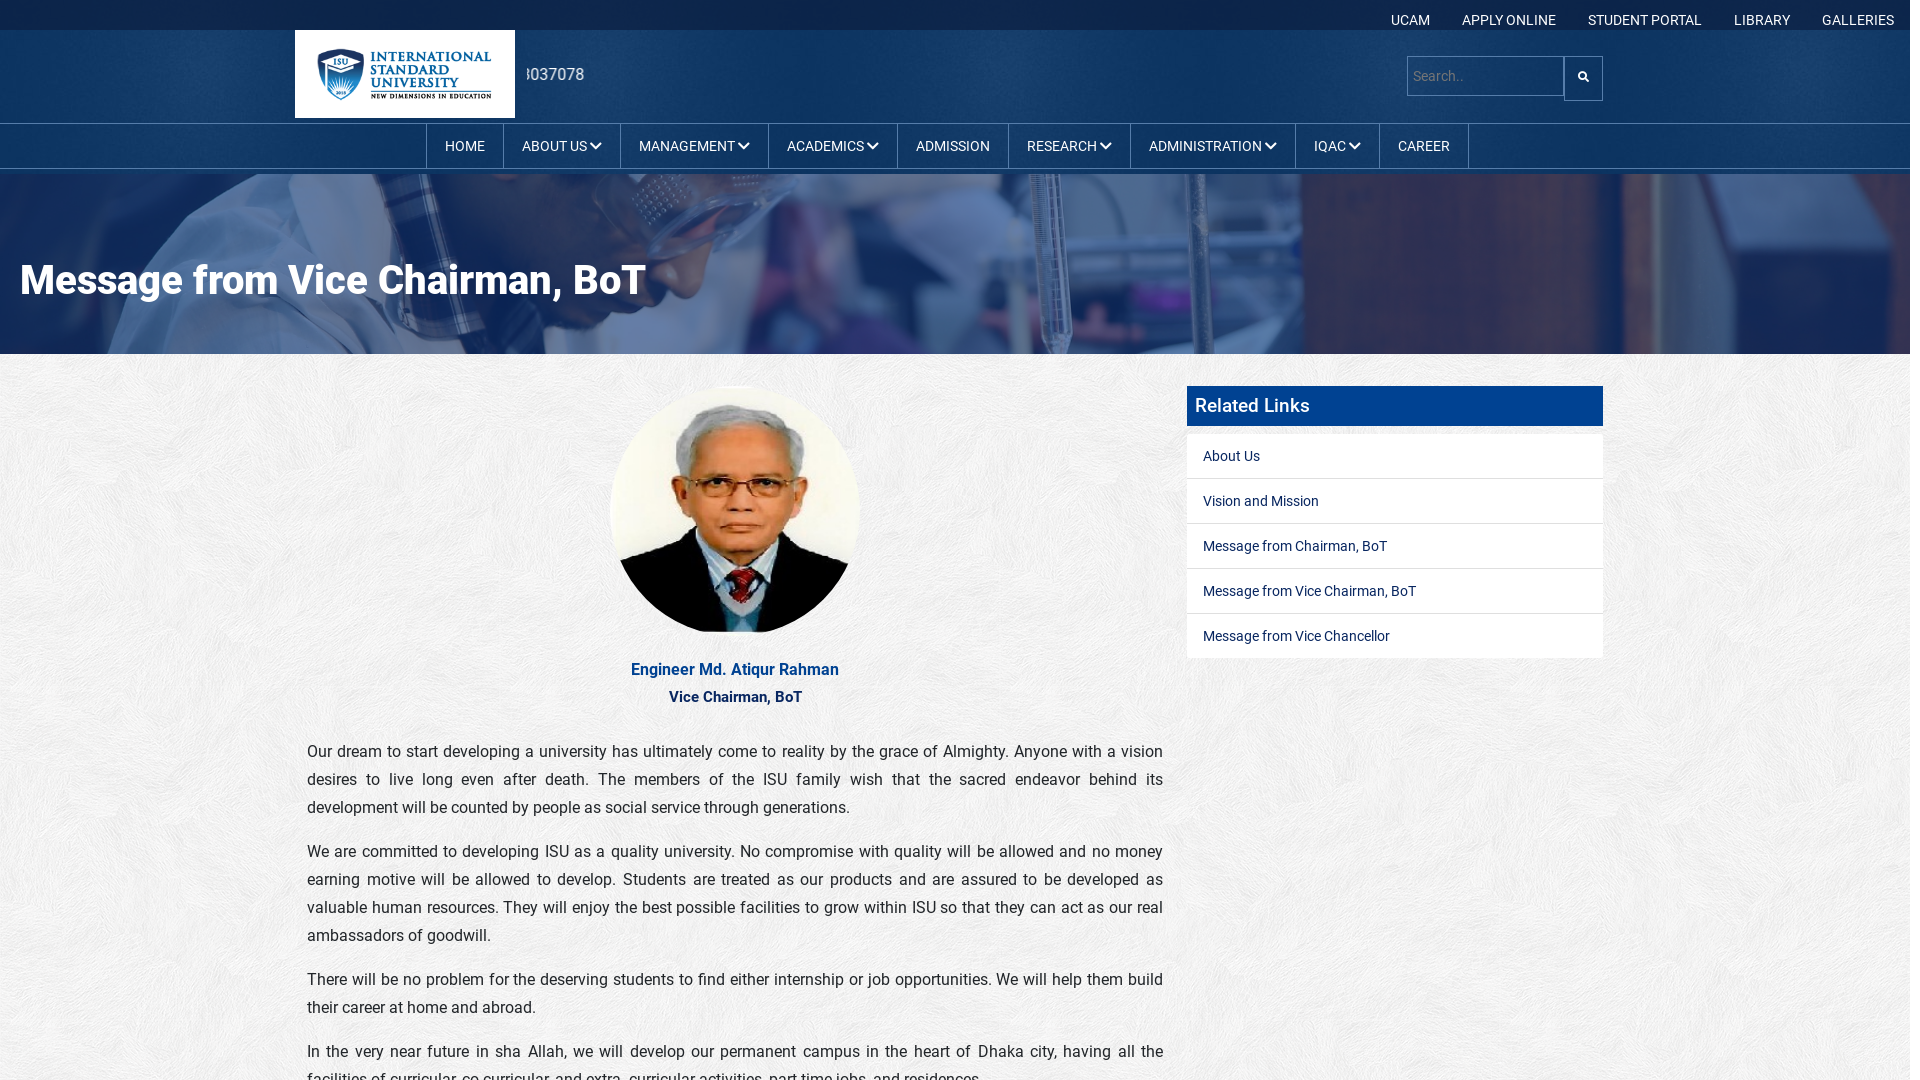  I want to click on 'IQAC', so click(1337, 145).